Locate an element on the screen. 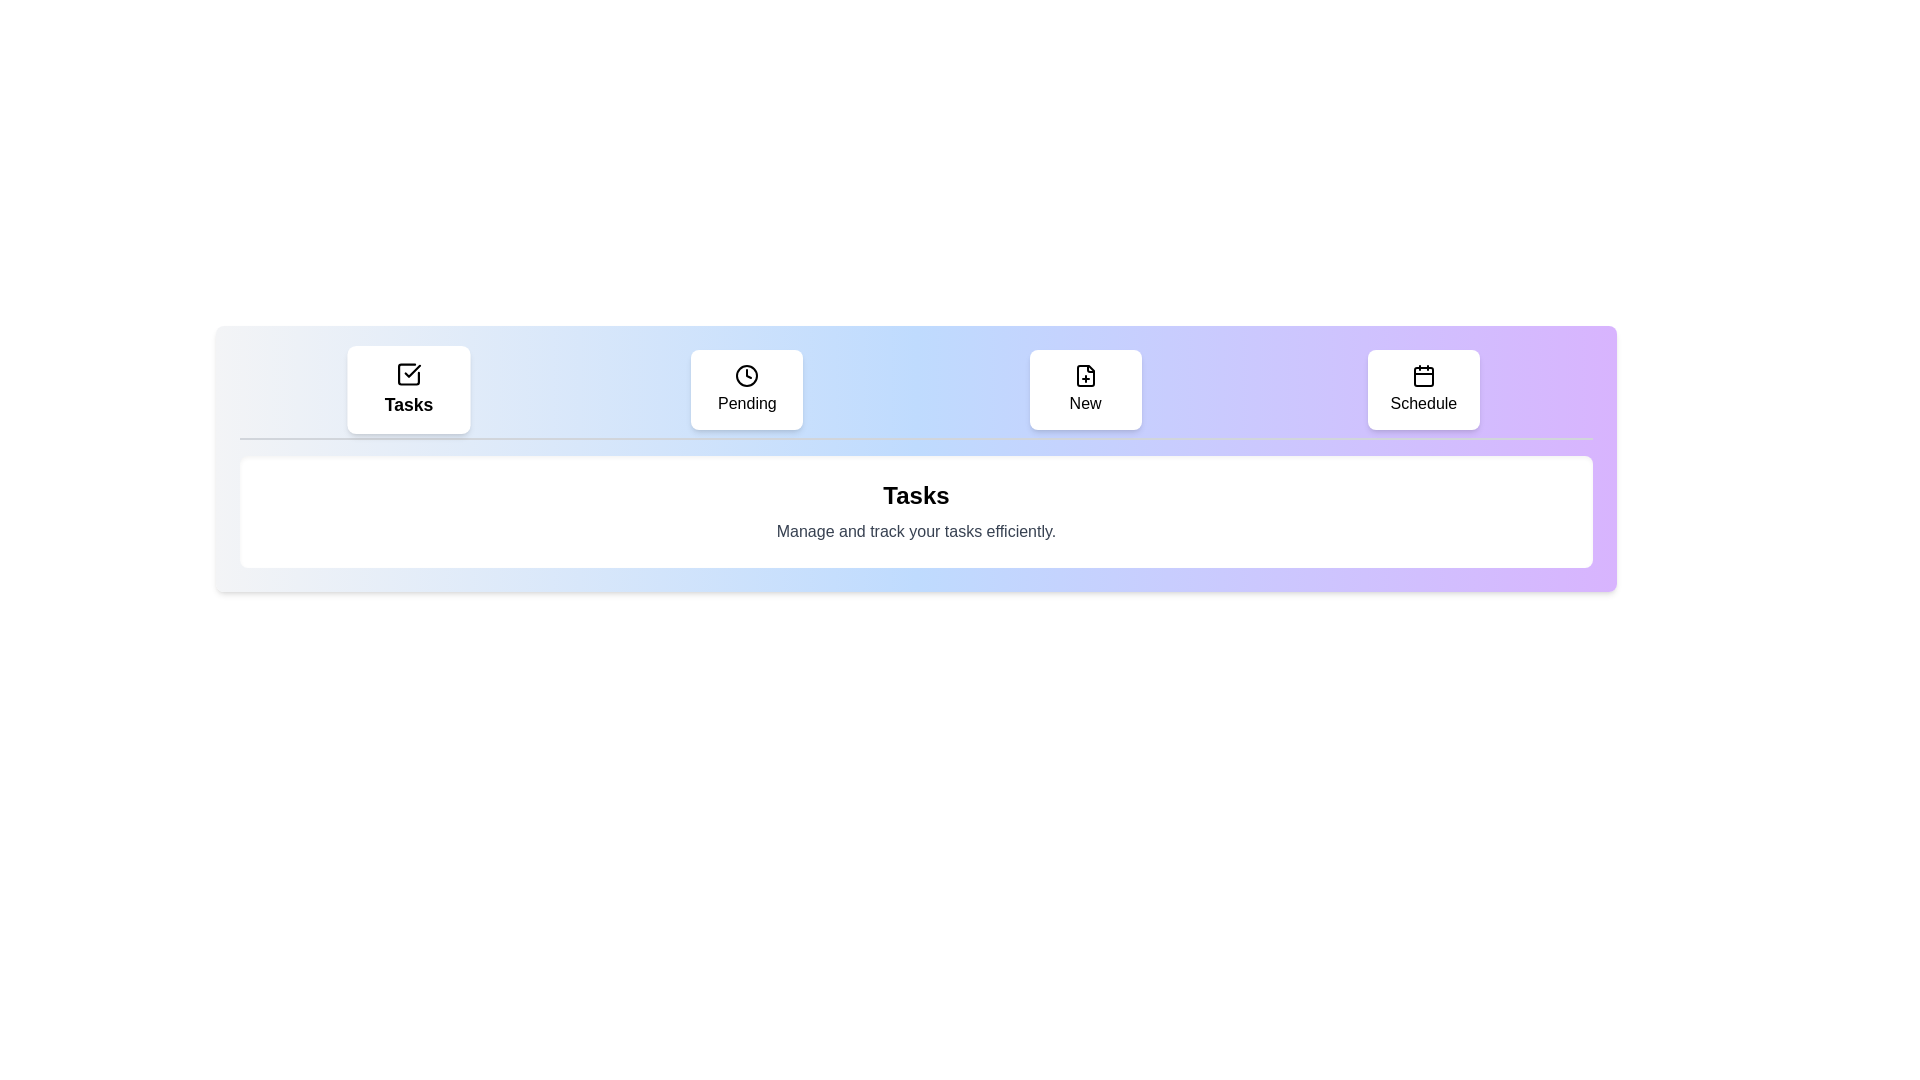 The width and height of the screenshot is (1920, 1080). the tab labeled Schedule to select it is located at coordinates (1421, 389).